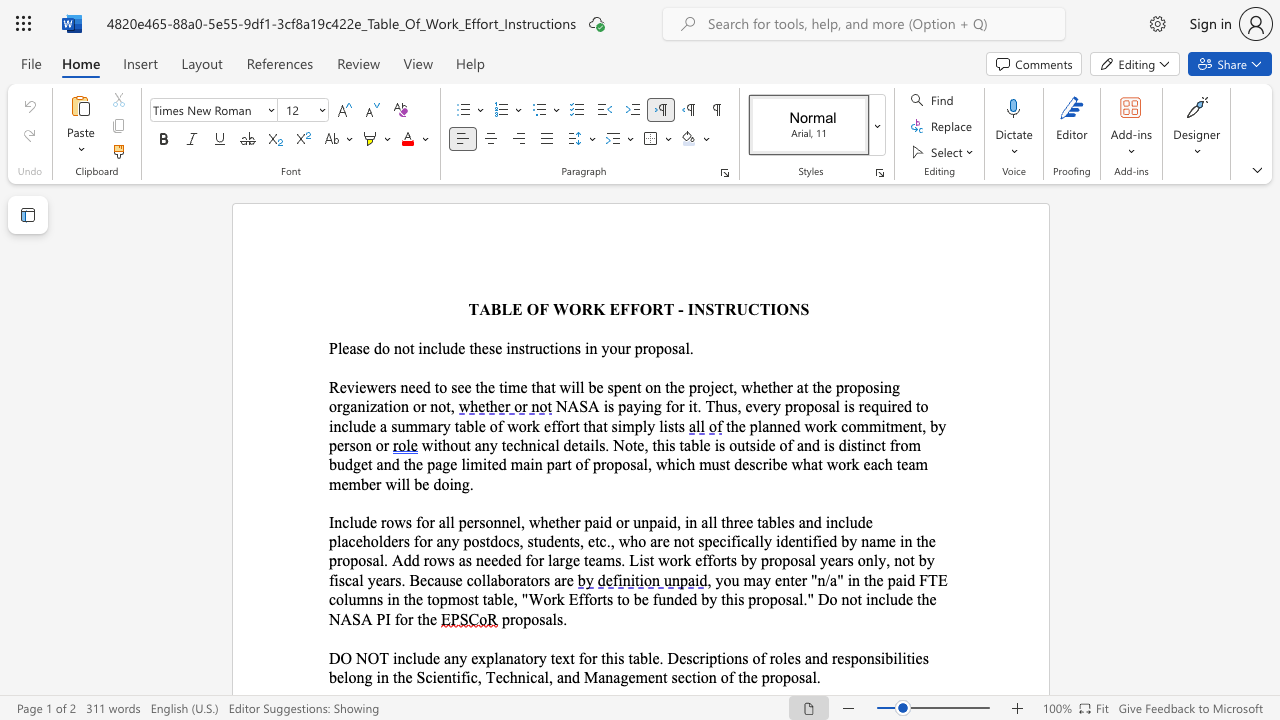  I want to click on the space between the continuous character "w" and "o" in the text, so click(815, 425).